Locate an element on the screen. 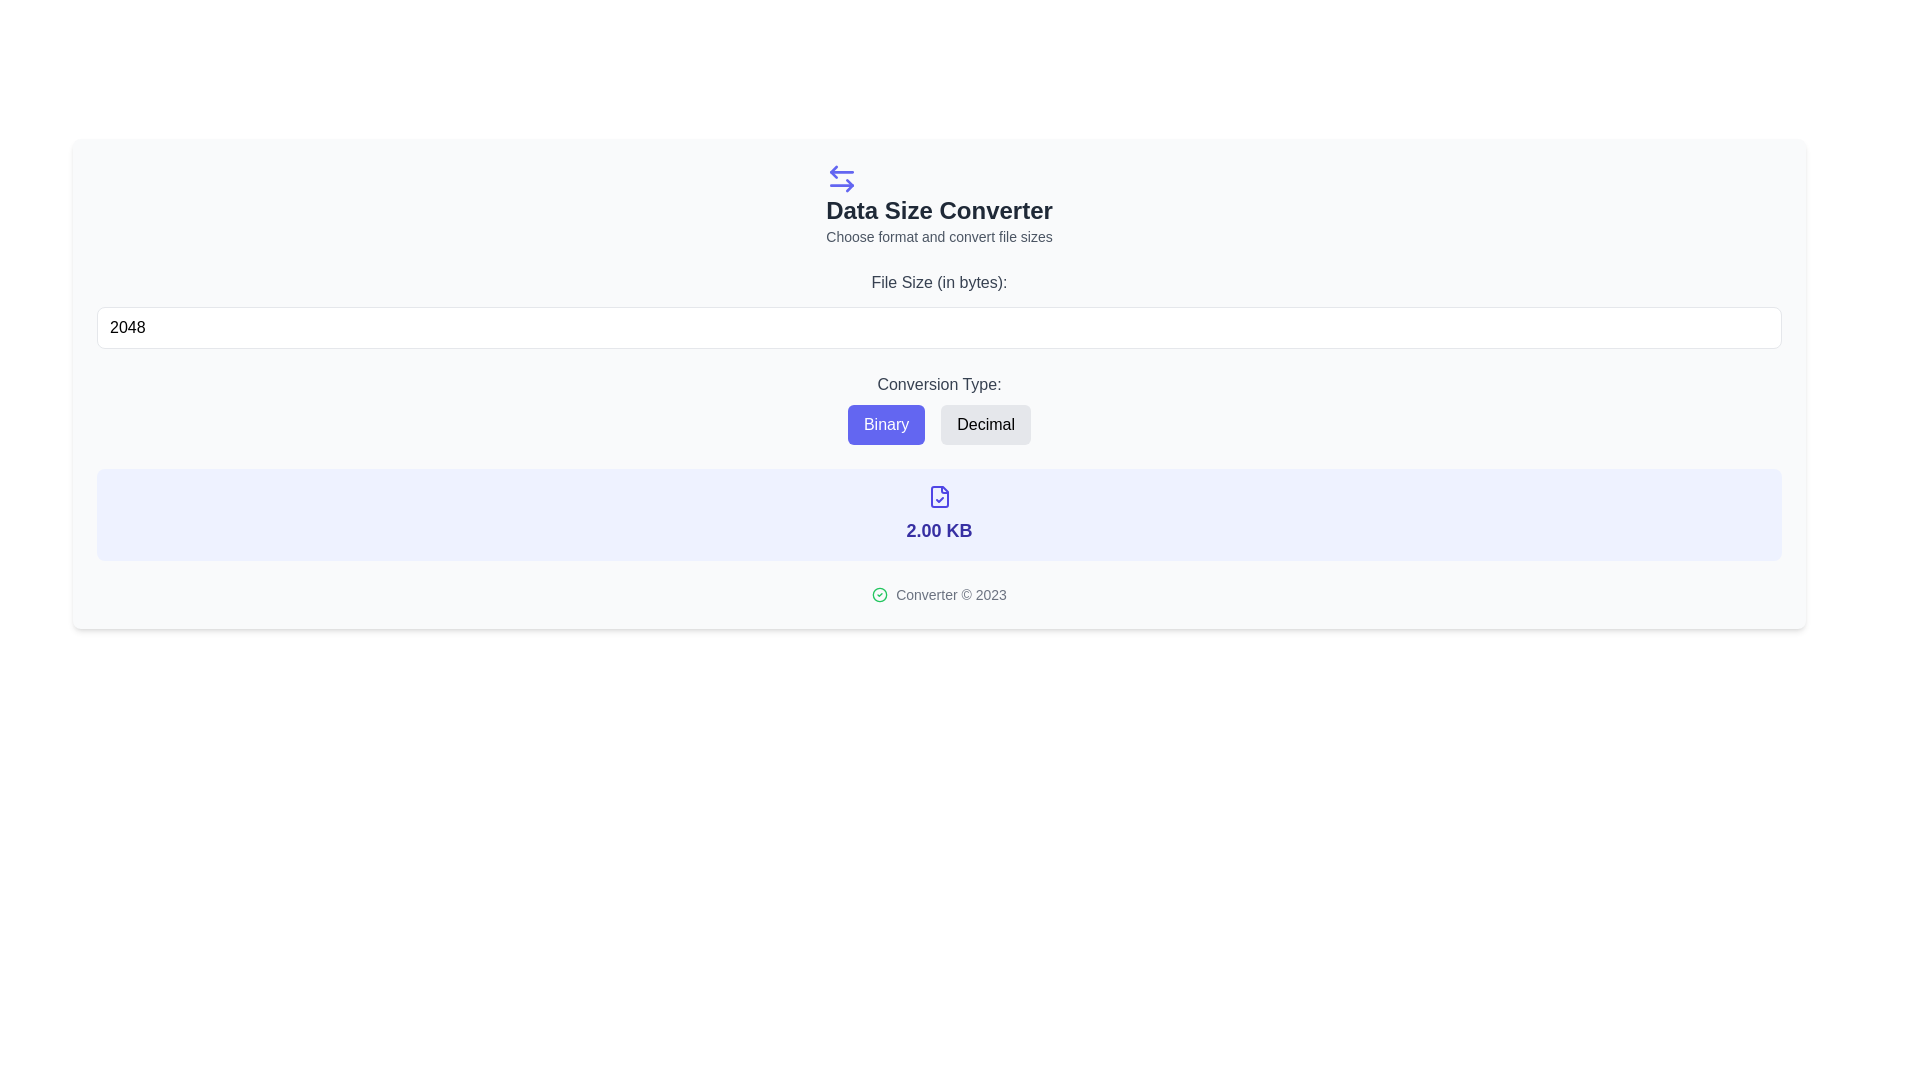  the validation icon located at the top center of the card that indicates successful processing of a file is located at coordinates (938, 496).